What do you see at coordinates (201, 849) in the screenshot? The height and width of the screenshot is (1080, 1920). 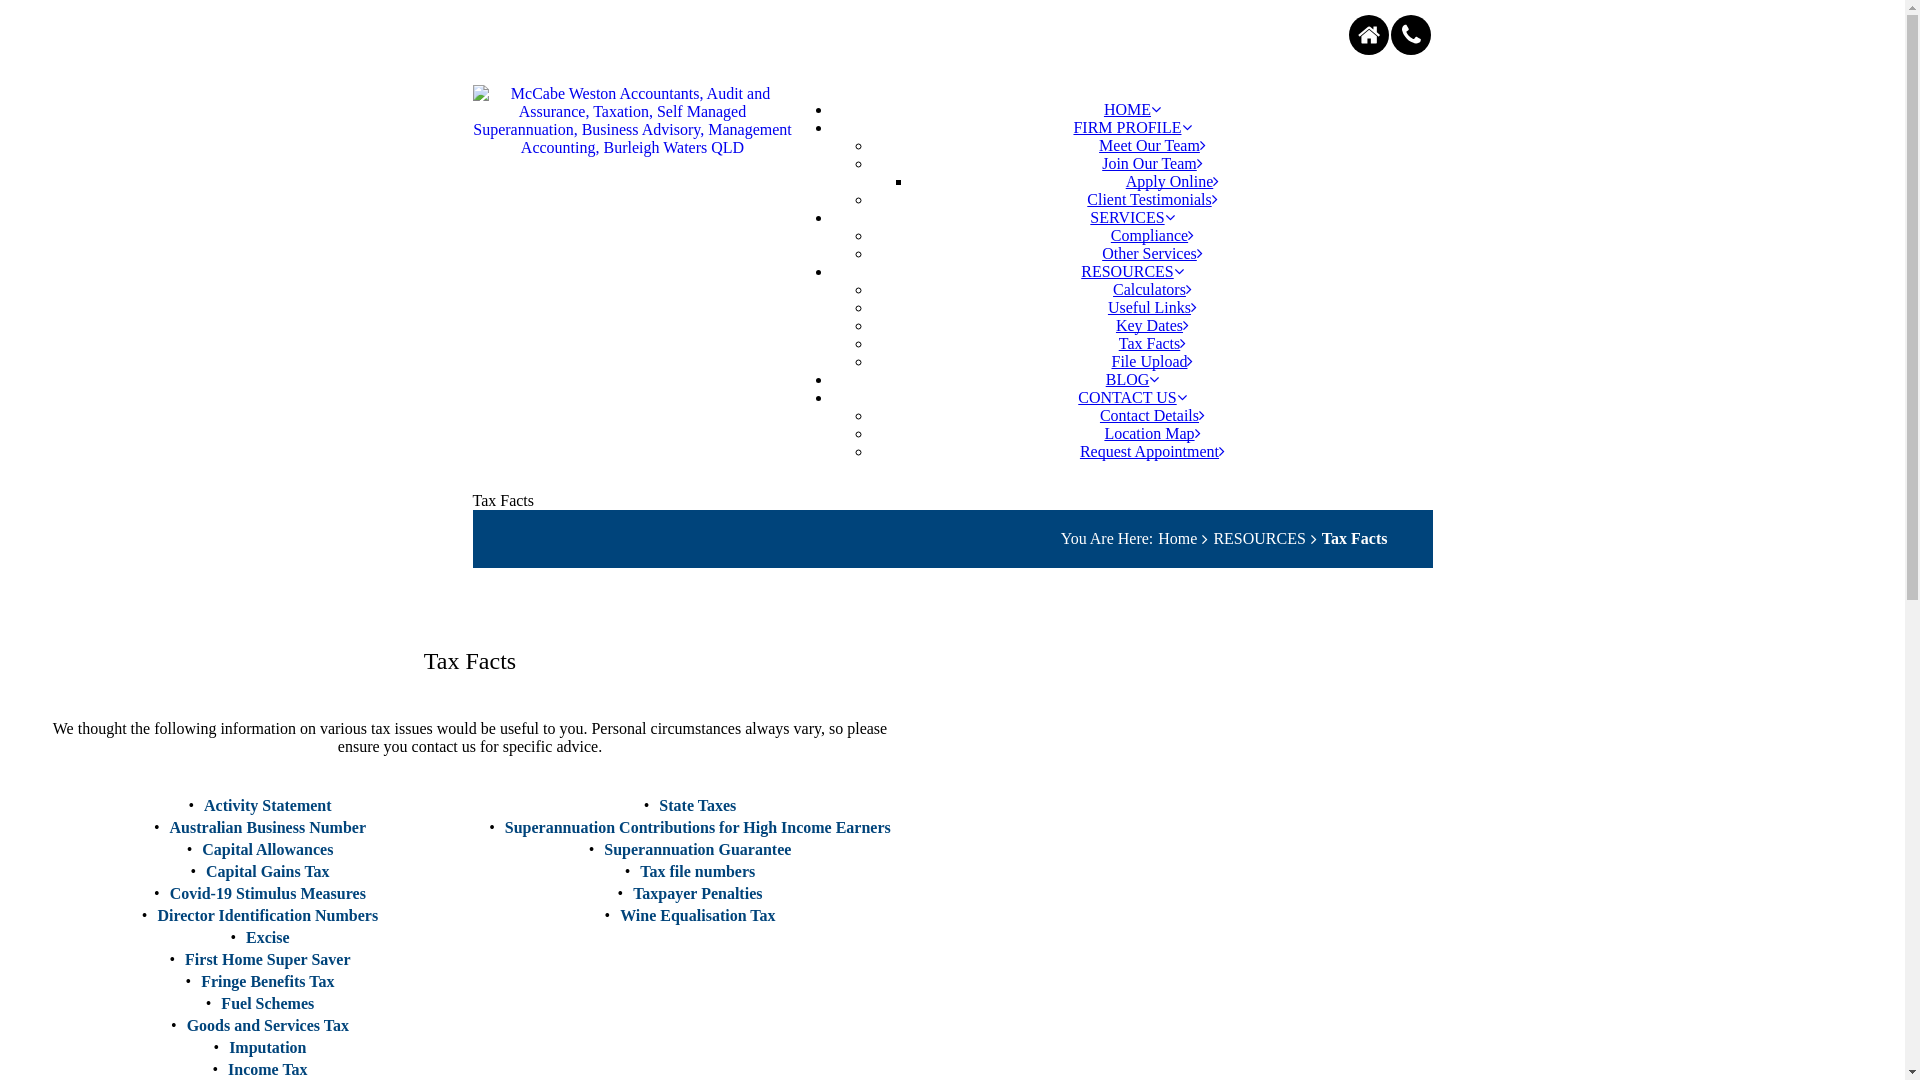 I see `'Capital Allowances'` at bounding box center [201, 849].